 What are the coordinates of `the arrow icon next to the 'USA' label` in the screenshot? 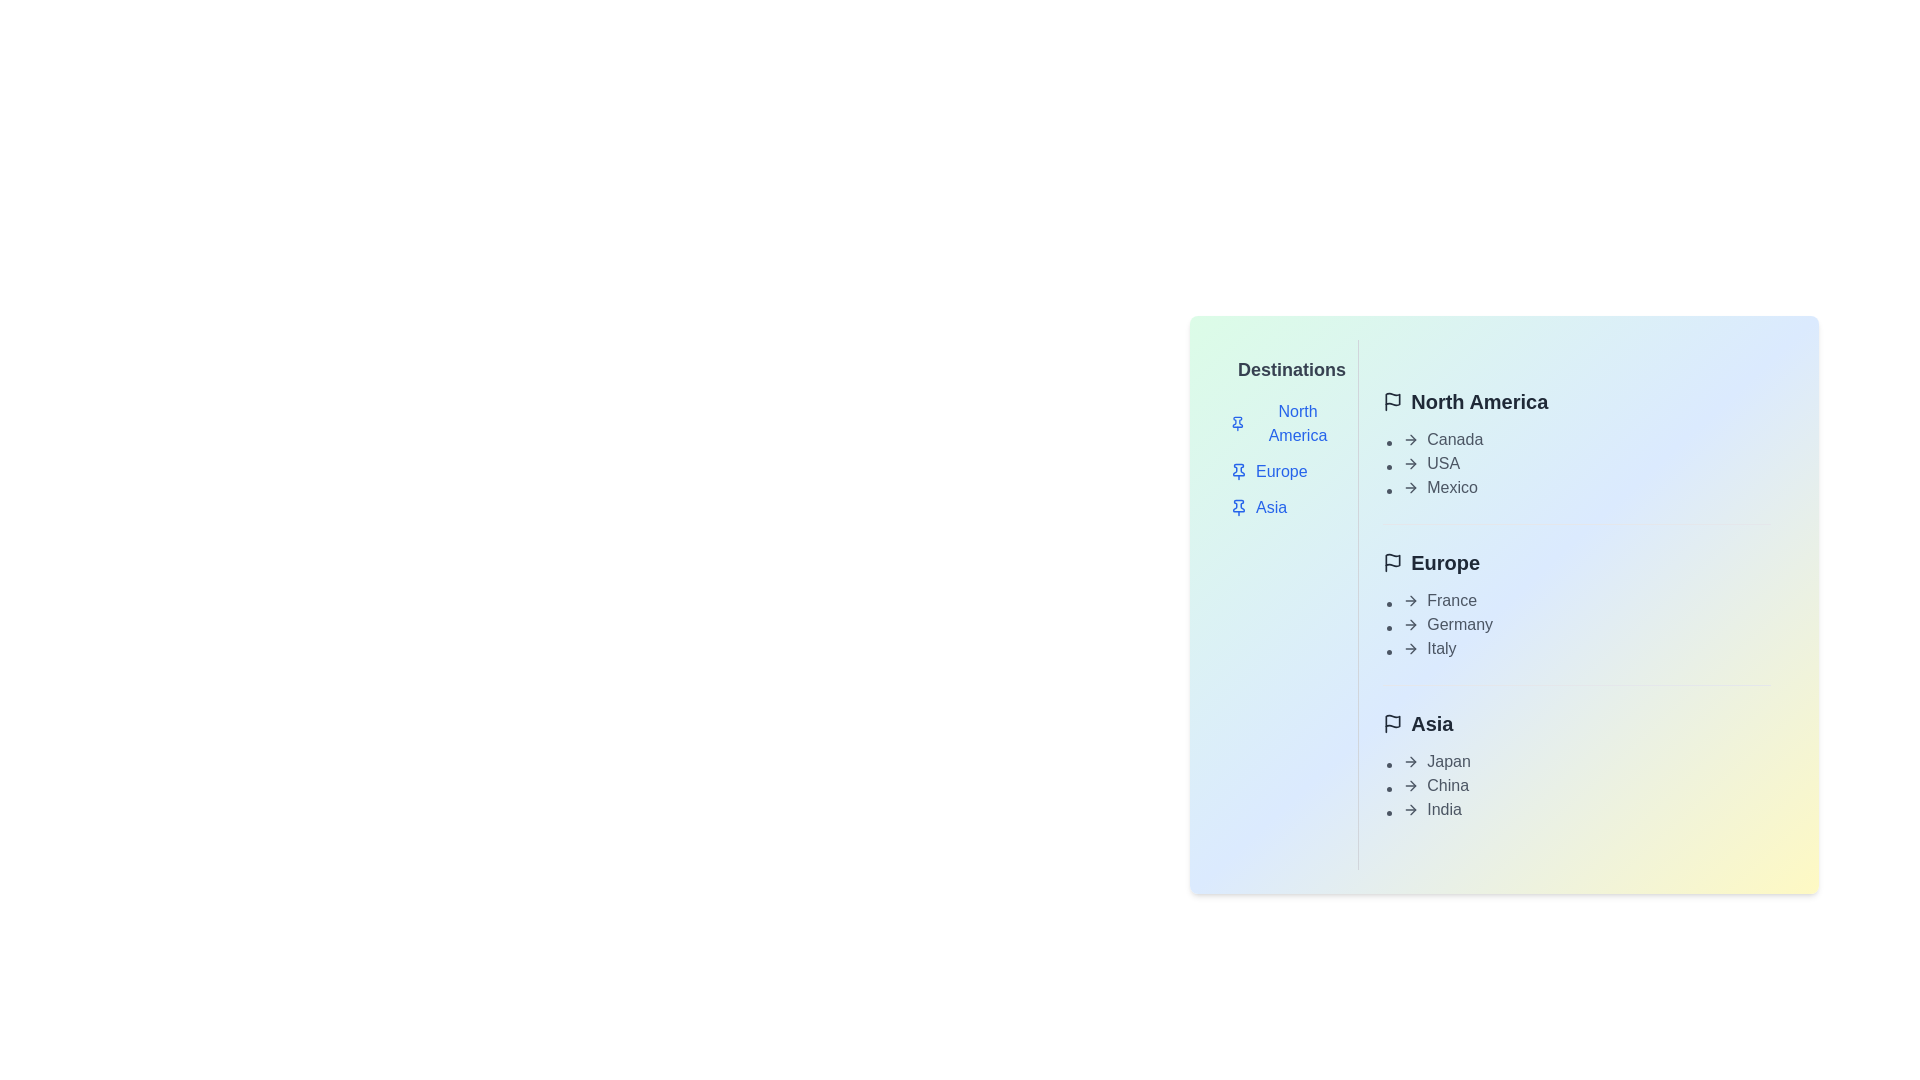 It's located at (1410, 463).